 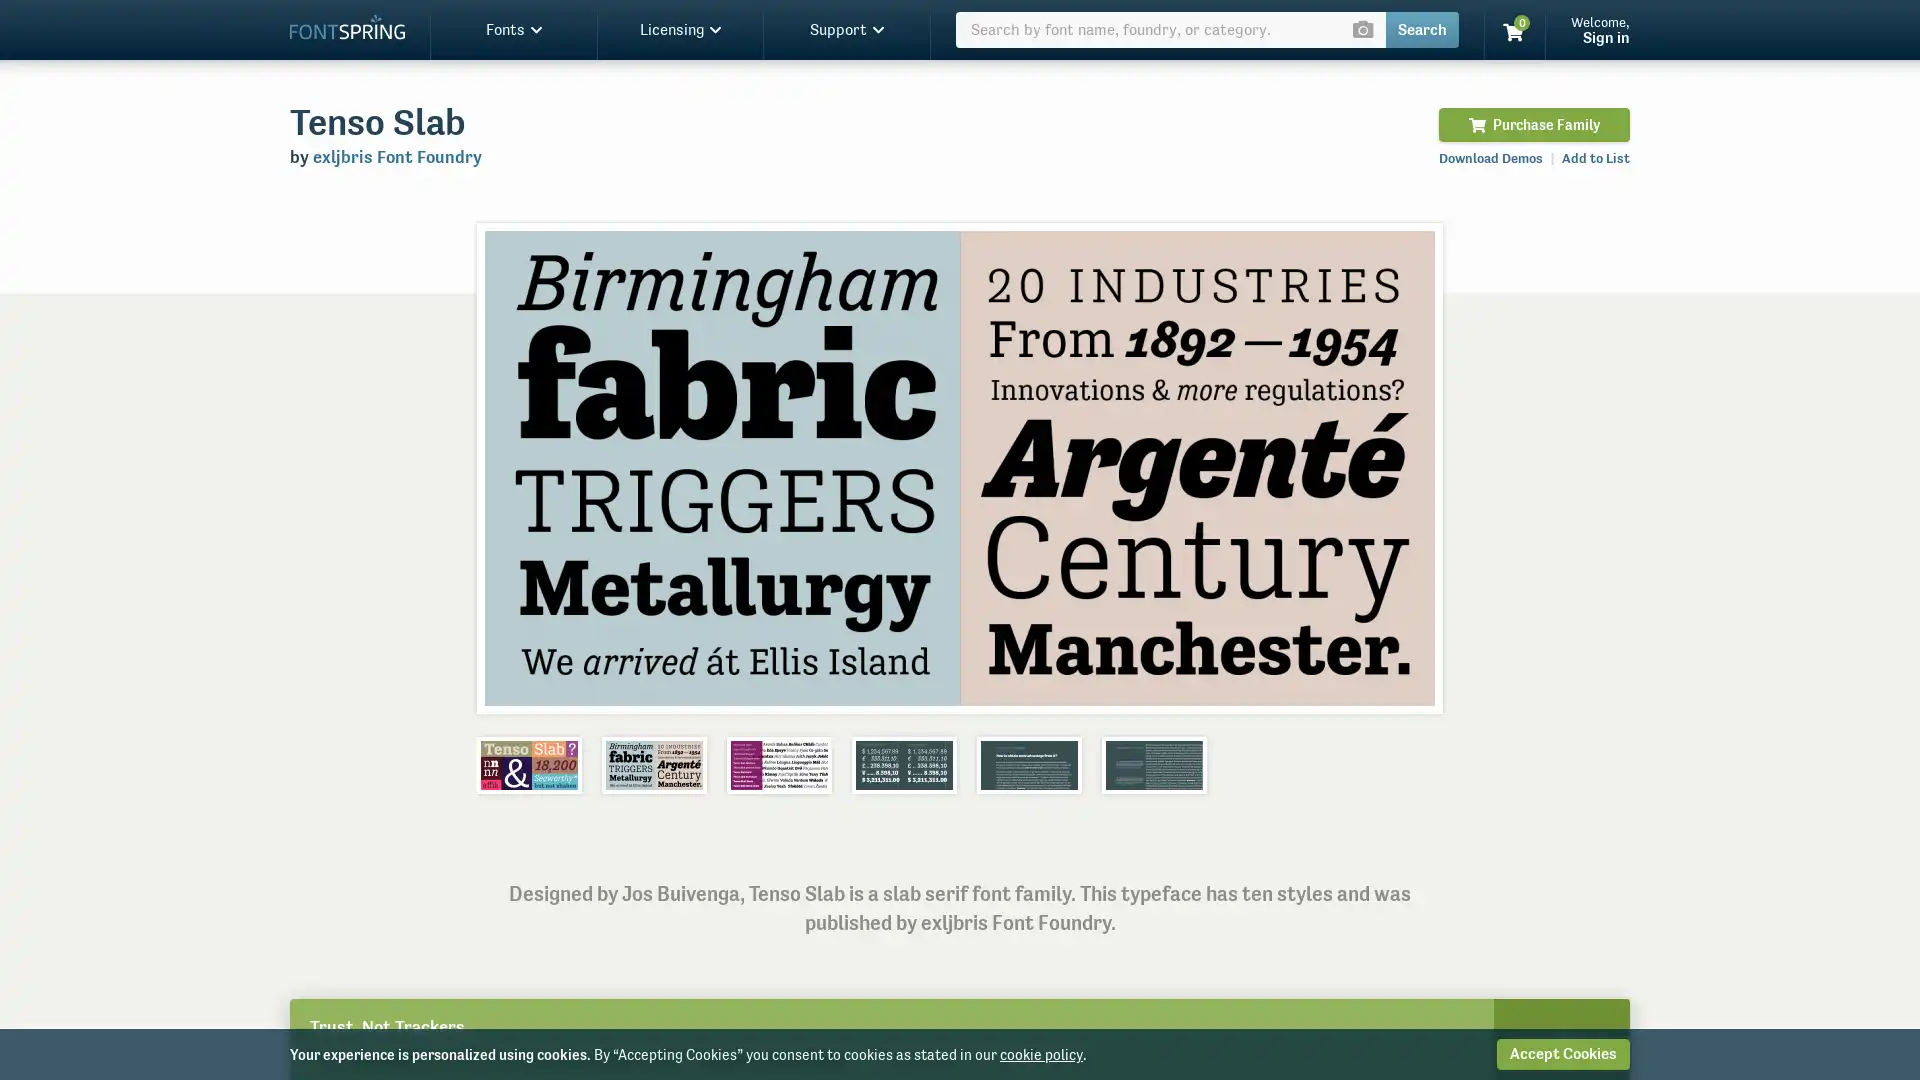 What do you see at coordinates (1562, 1053) in the screenshot?
I see `Accept Cookies` at bounding box center [1562, 1053].